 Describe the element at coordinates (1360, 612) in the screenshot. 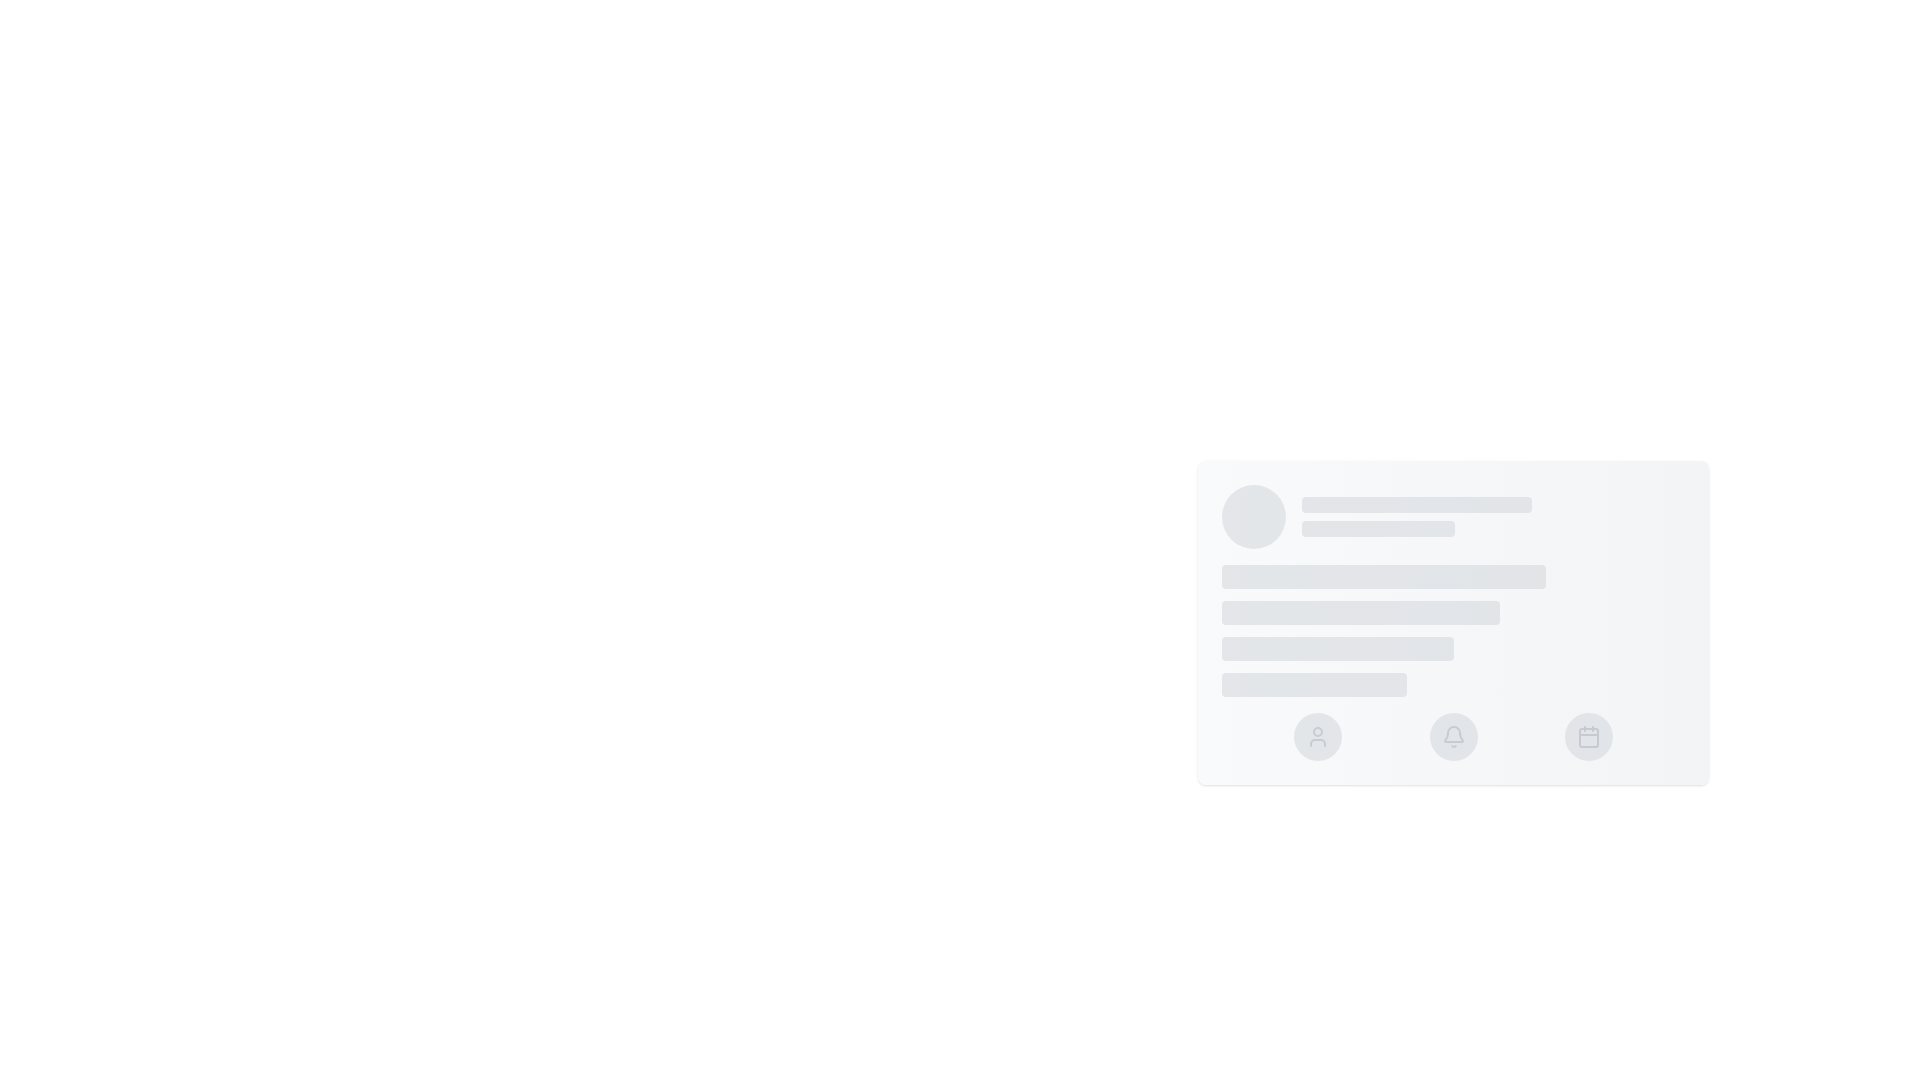

I see `the second skeleton loader bar element, which is a gray, horizontally elongated rectangular placeholder with rounded corners, positioned centrally below the first element in a vertically stacked group` at that location.